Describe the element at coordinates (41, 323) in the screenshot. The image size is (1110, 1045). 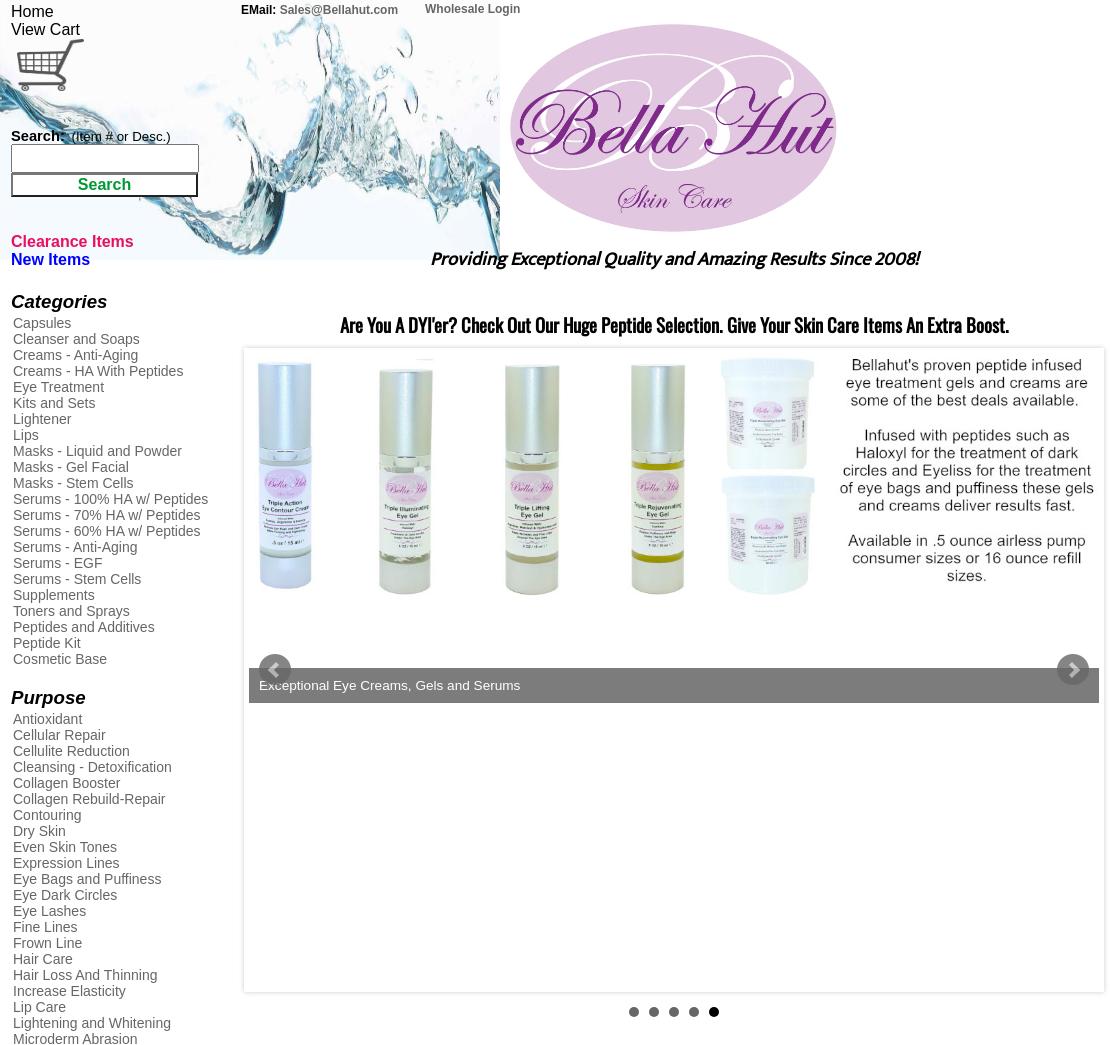
I see `'Capsules'` at that location.